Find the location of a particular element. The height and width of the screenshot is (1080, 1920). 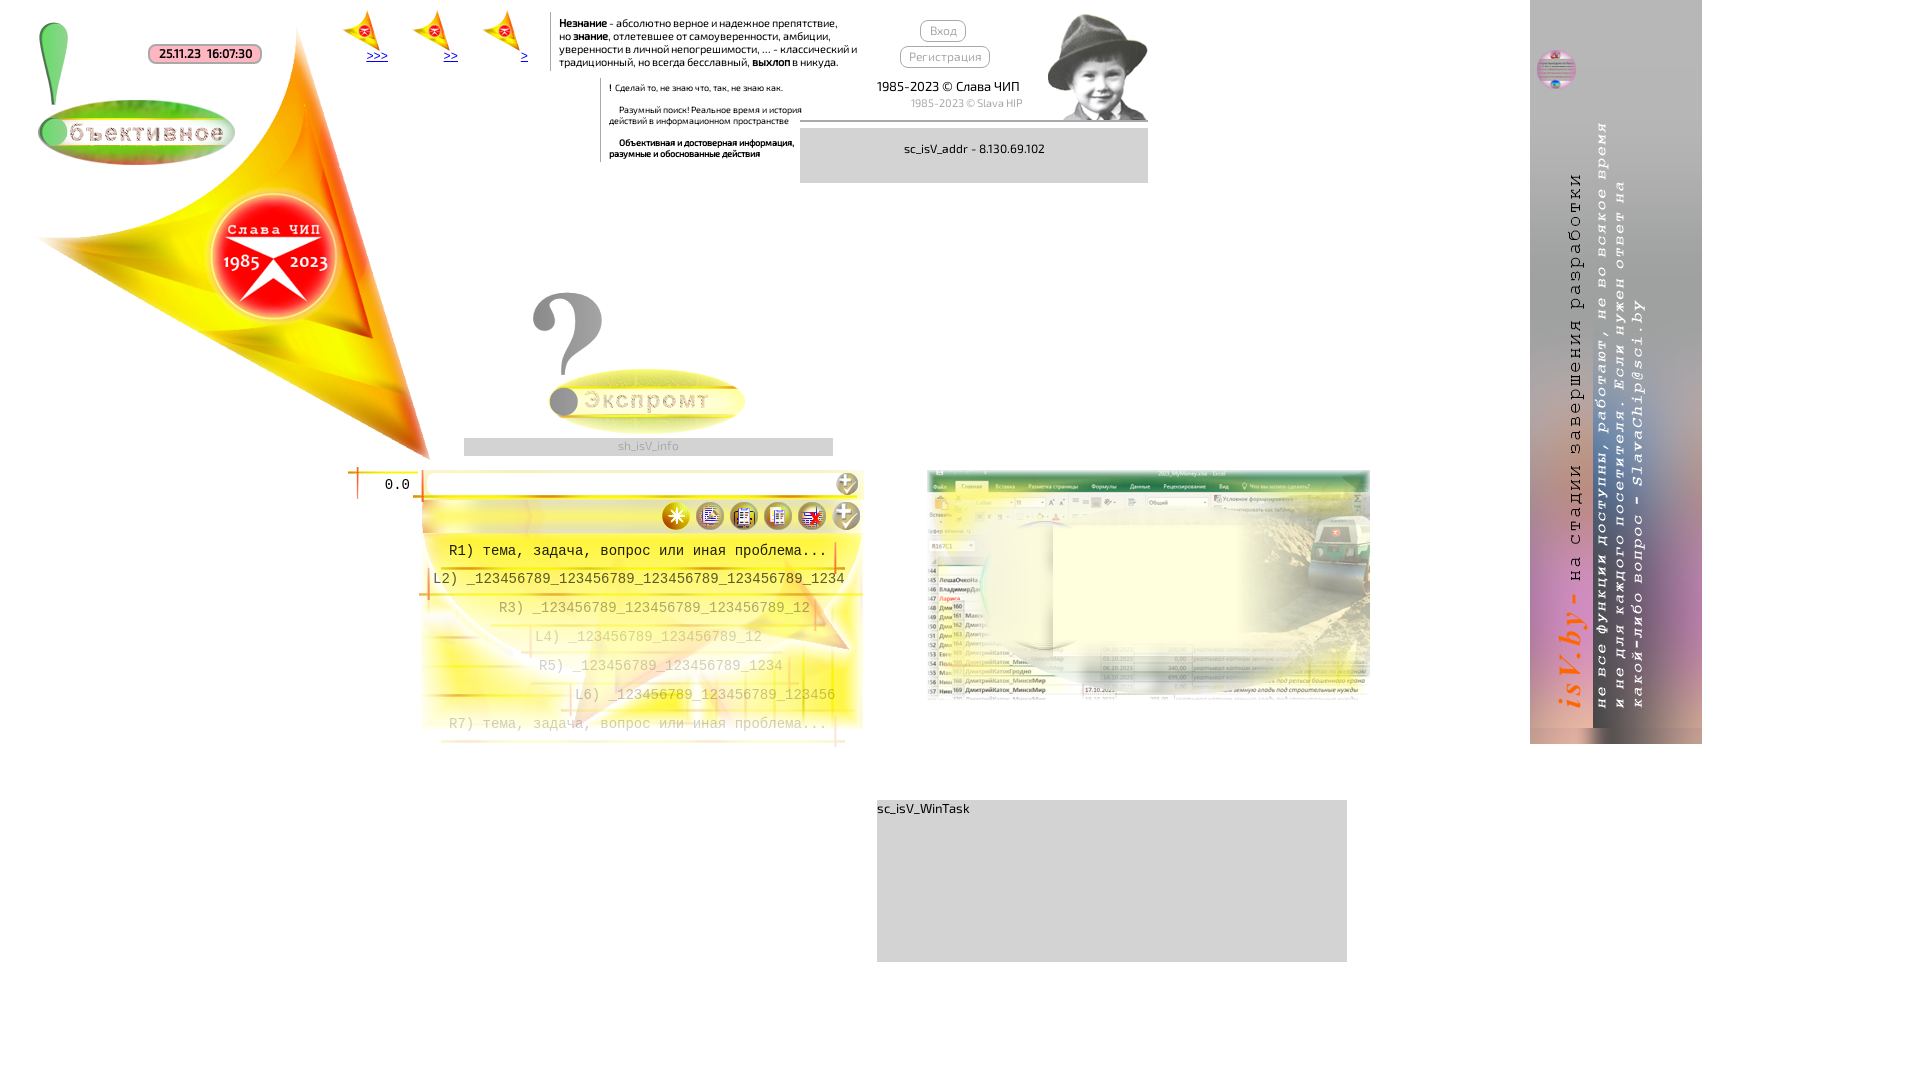

'>' is located at coordinates (480, 39).